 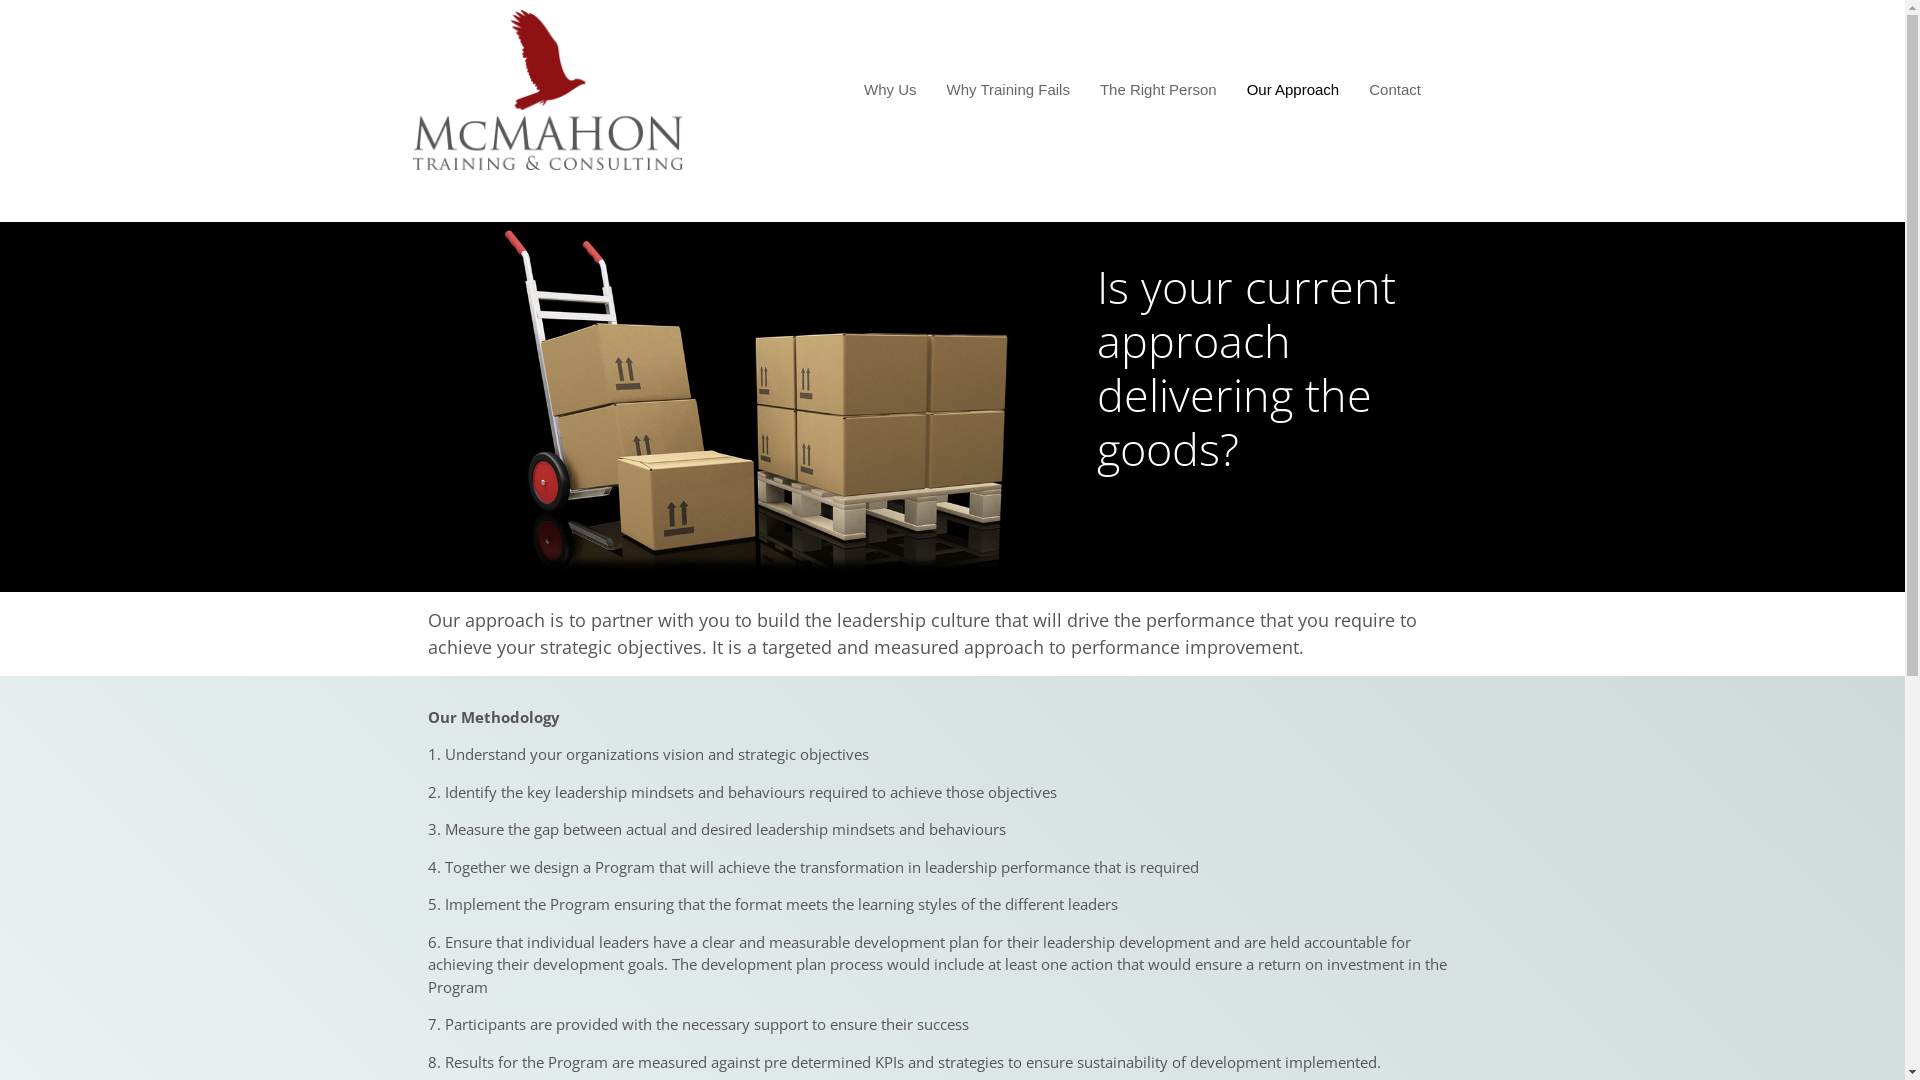 I want to click on 'leadership training that works', so click(x=411, y=158).